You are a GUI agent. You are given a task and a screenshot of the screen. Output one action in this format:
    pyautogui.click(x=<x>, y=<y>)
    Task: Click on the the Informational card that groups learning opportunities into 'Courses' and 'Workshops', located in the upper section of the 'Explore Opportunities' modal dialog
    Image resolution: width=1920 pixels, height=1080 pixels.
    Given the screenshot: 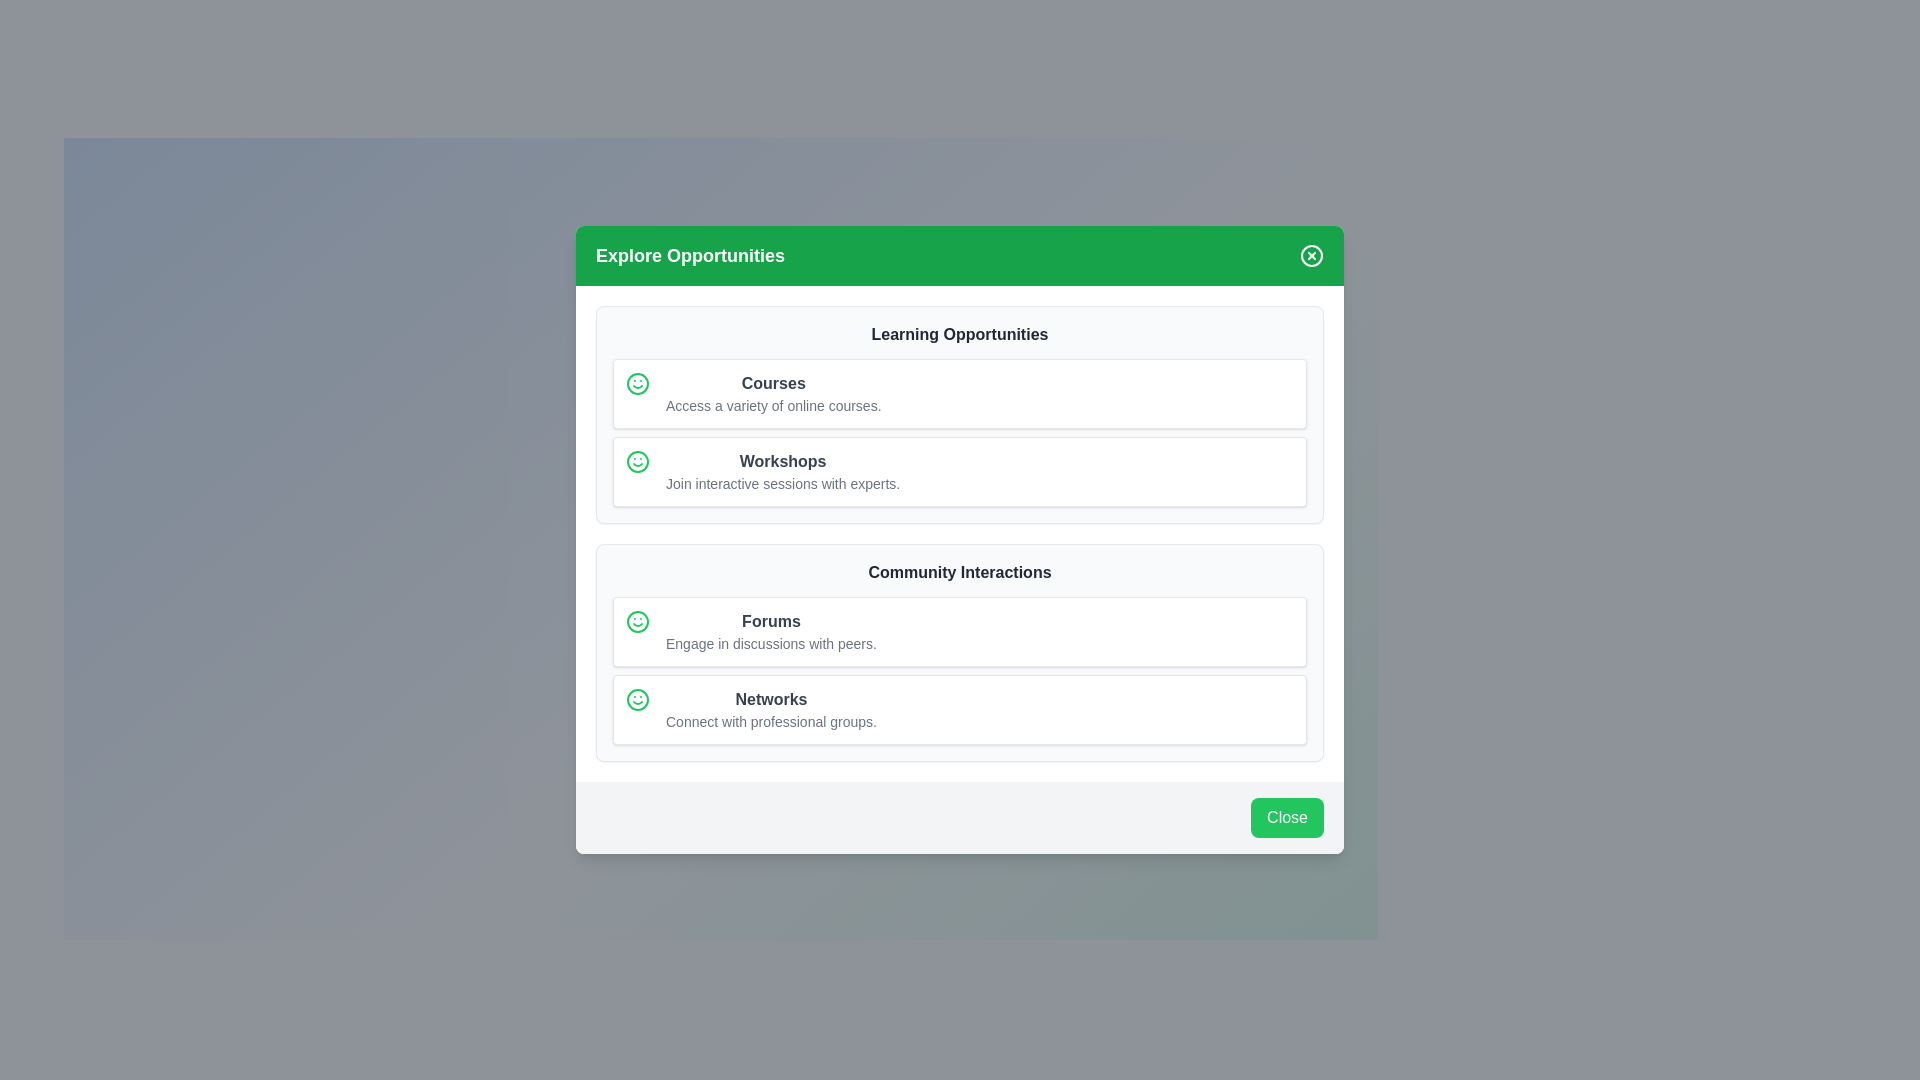 What is the action you would take?
    pyautogui.click(x=960, y=414)
    